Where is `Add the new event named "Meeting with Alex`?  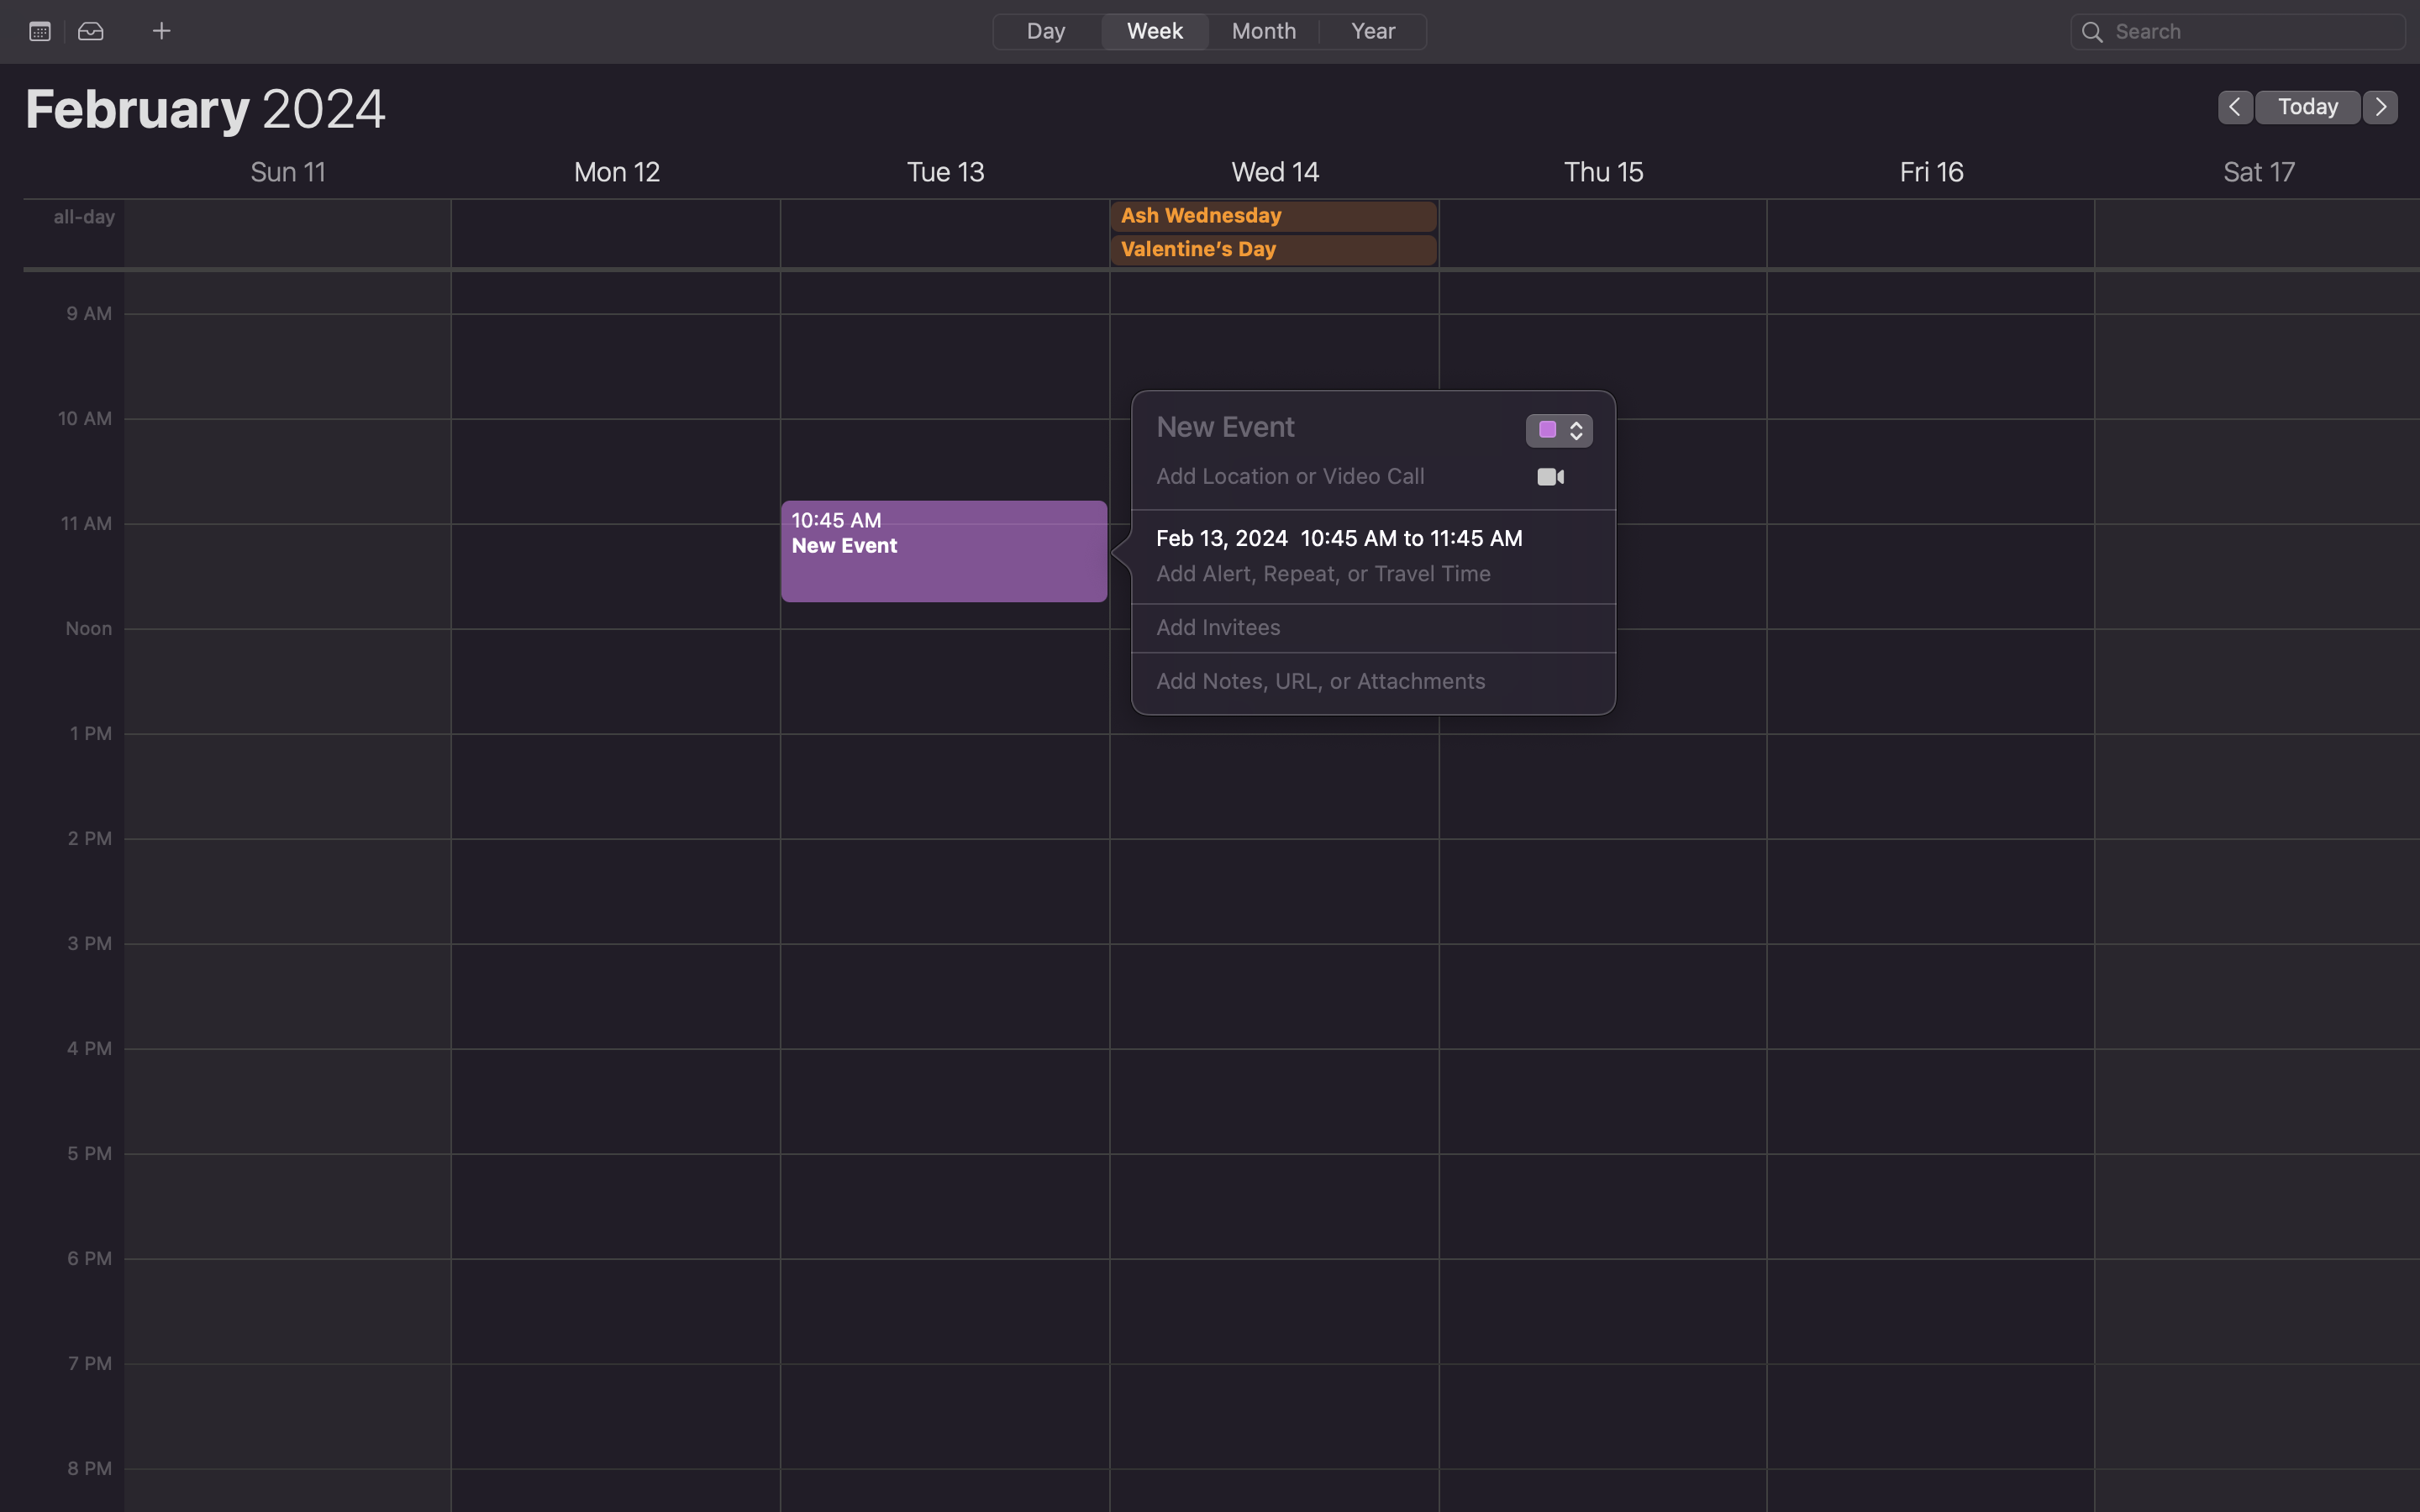 Add the new event named "Meeting with Alex is located at coordinates (1324, 425).